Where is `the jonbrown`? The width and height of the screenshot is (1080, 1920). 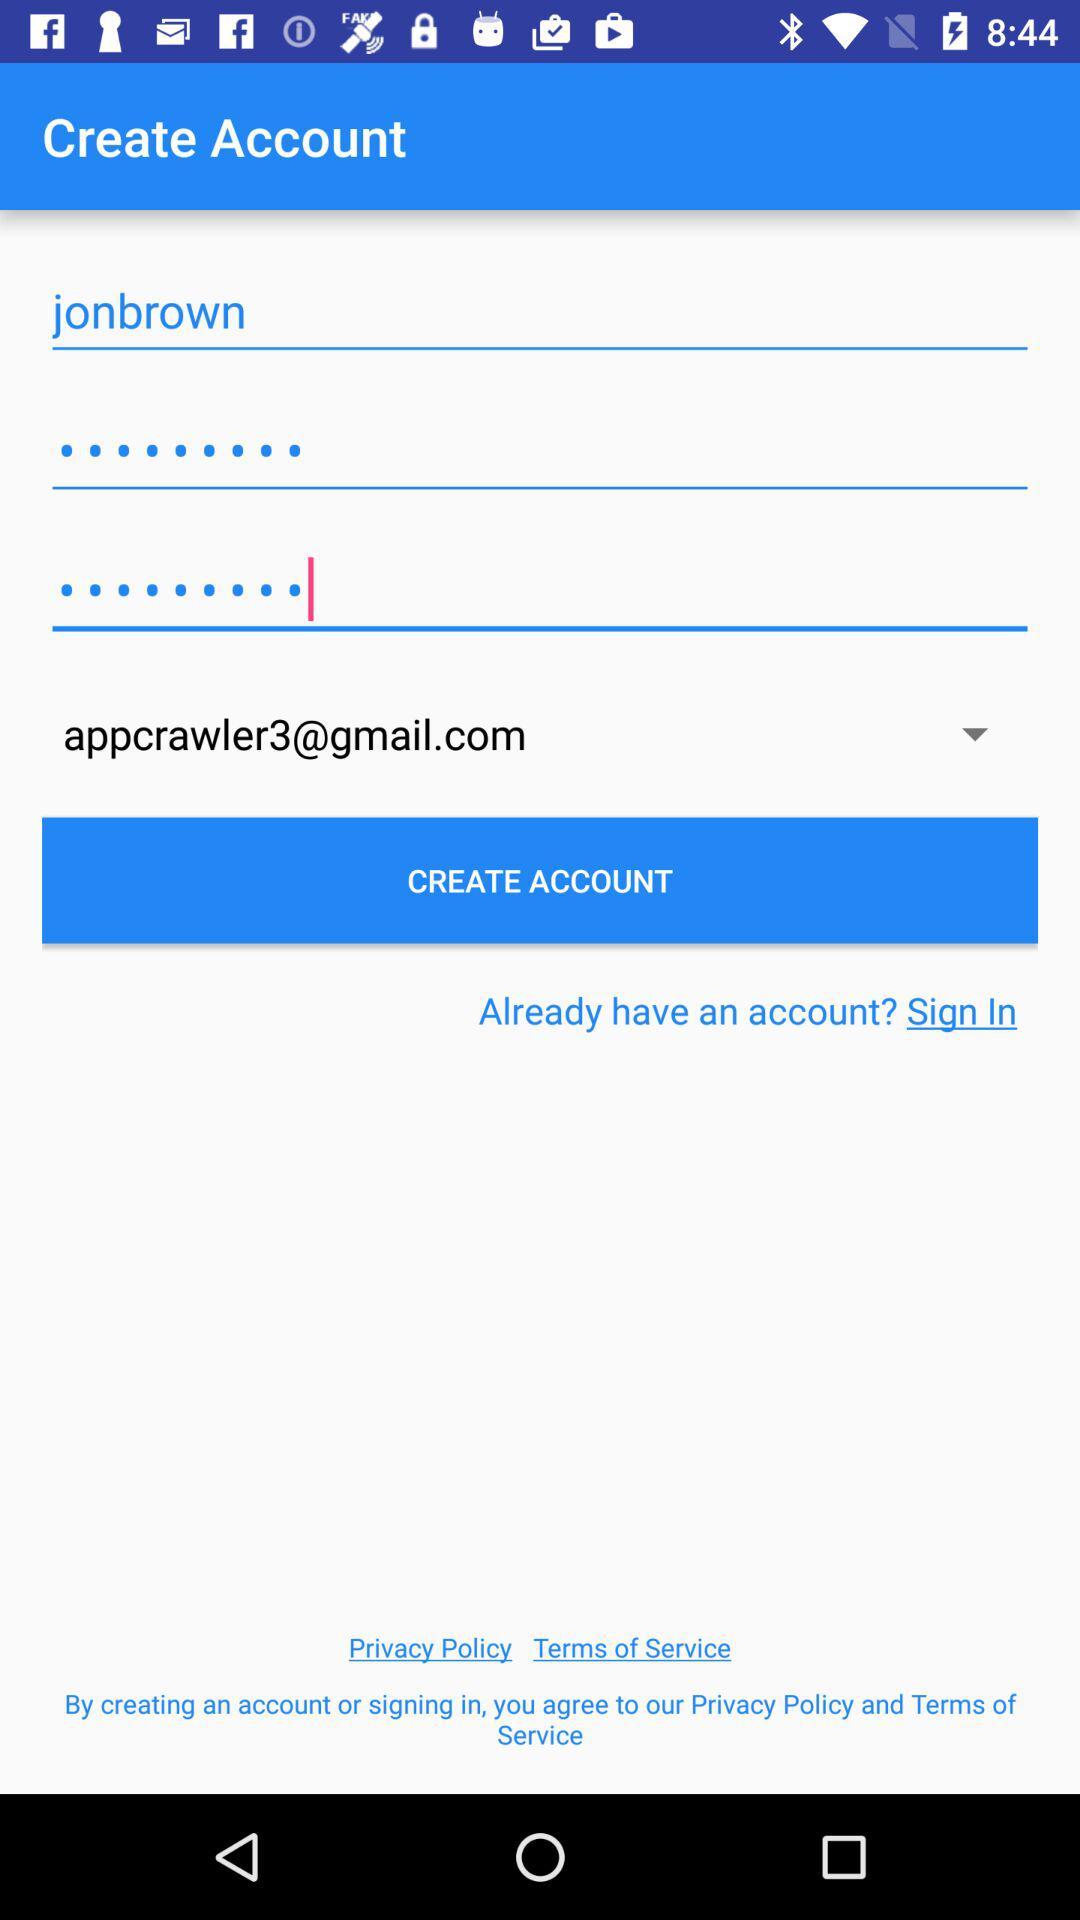
the jonbrown is located at coordinates (540, 310).